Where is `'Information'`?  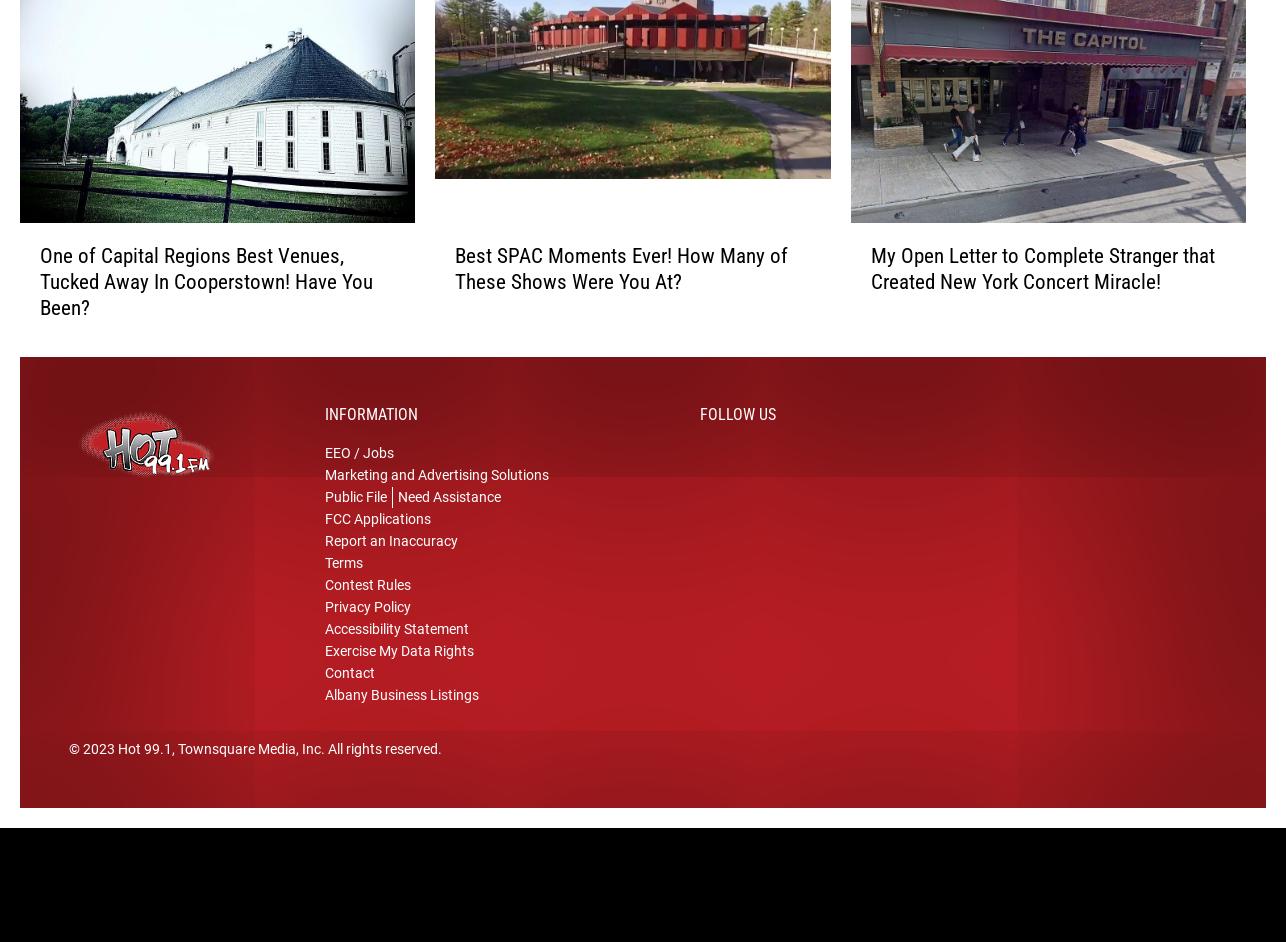 'Information' is located at coordinates (370, 439).